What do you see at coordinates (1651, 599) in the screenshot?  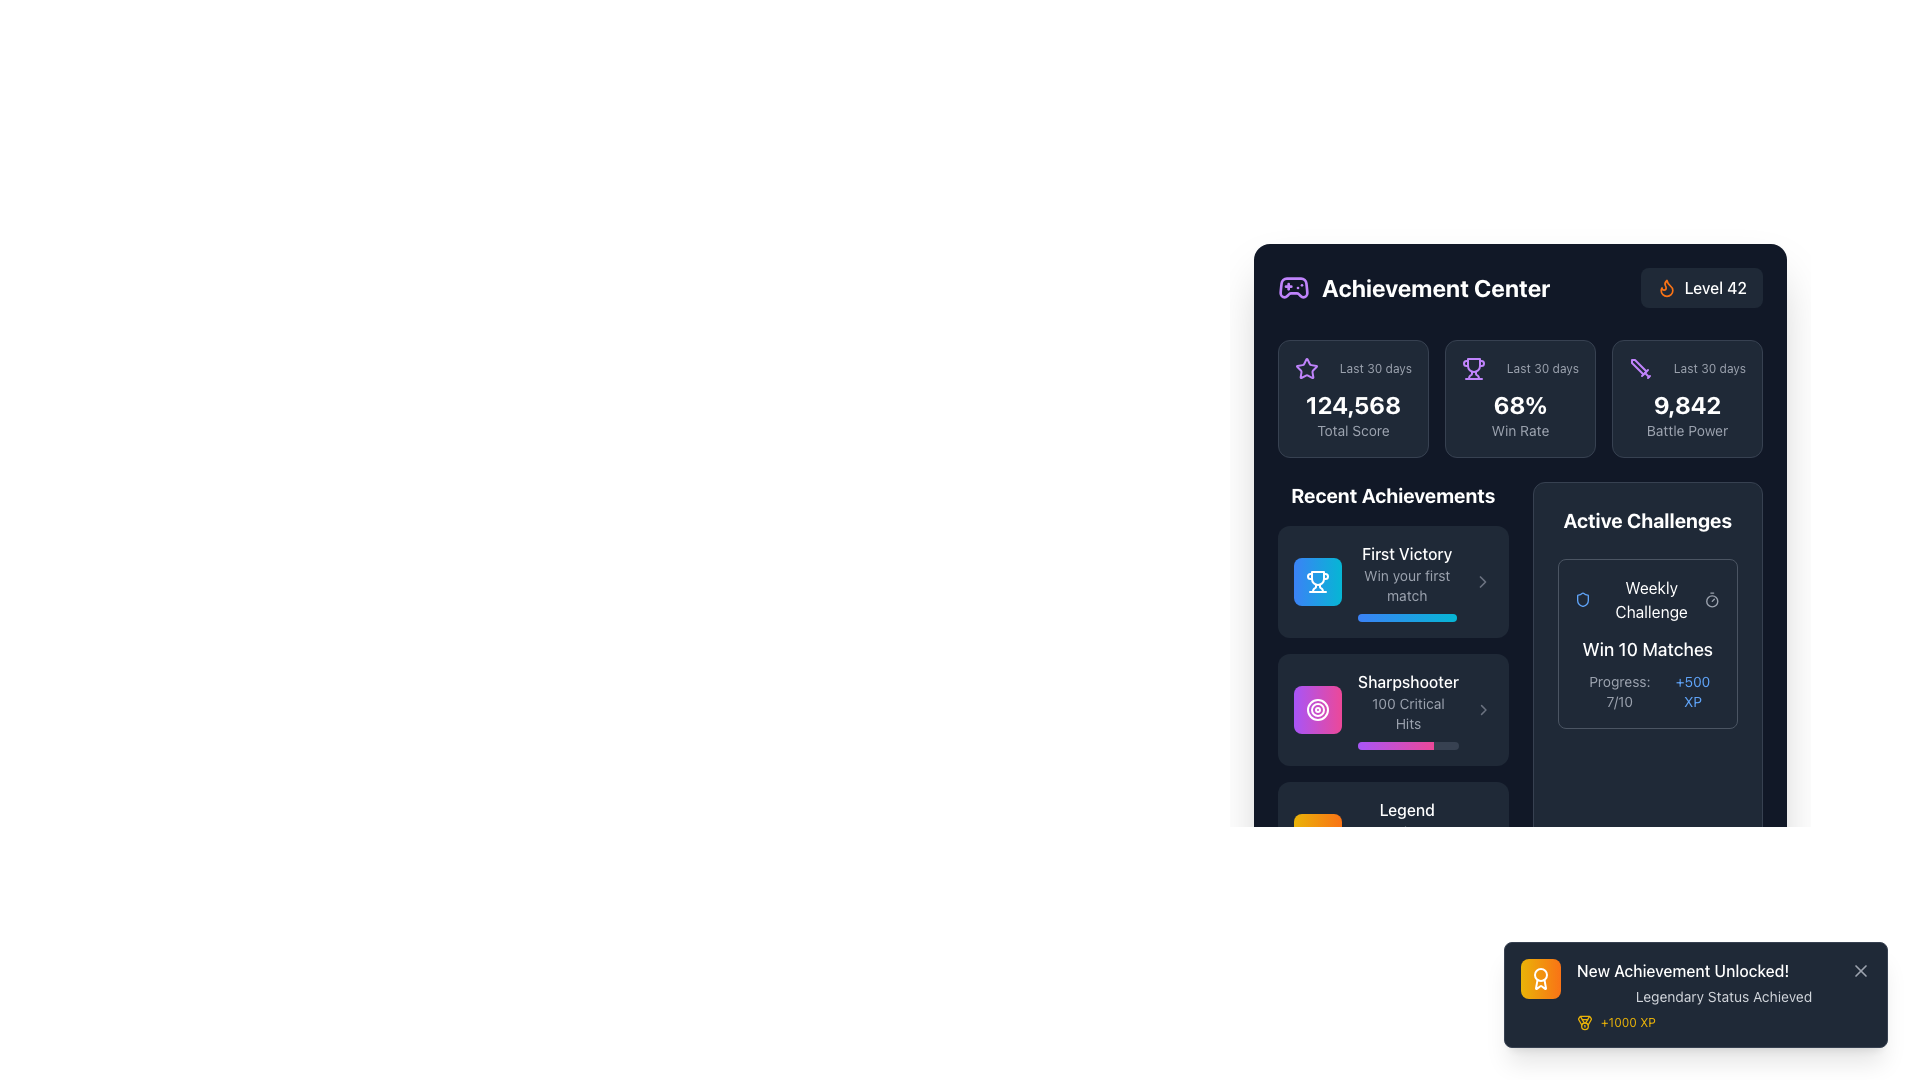 I see `the 'Weekly Challenge' static text label located at the top of the 'Active Challenges' section, which identifies the current challenge and is accompanied by a shield icon` at bounding box center [1651, 599].